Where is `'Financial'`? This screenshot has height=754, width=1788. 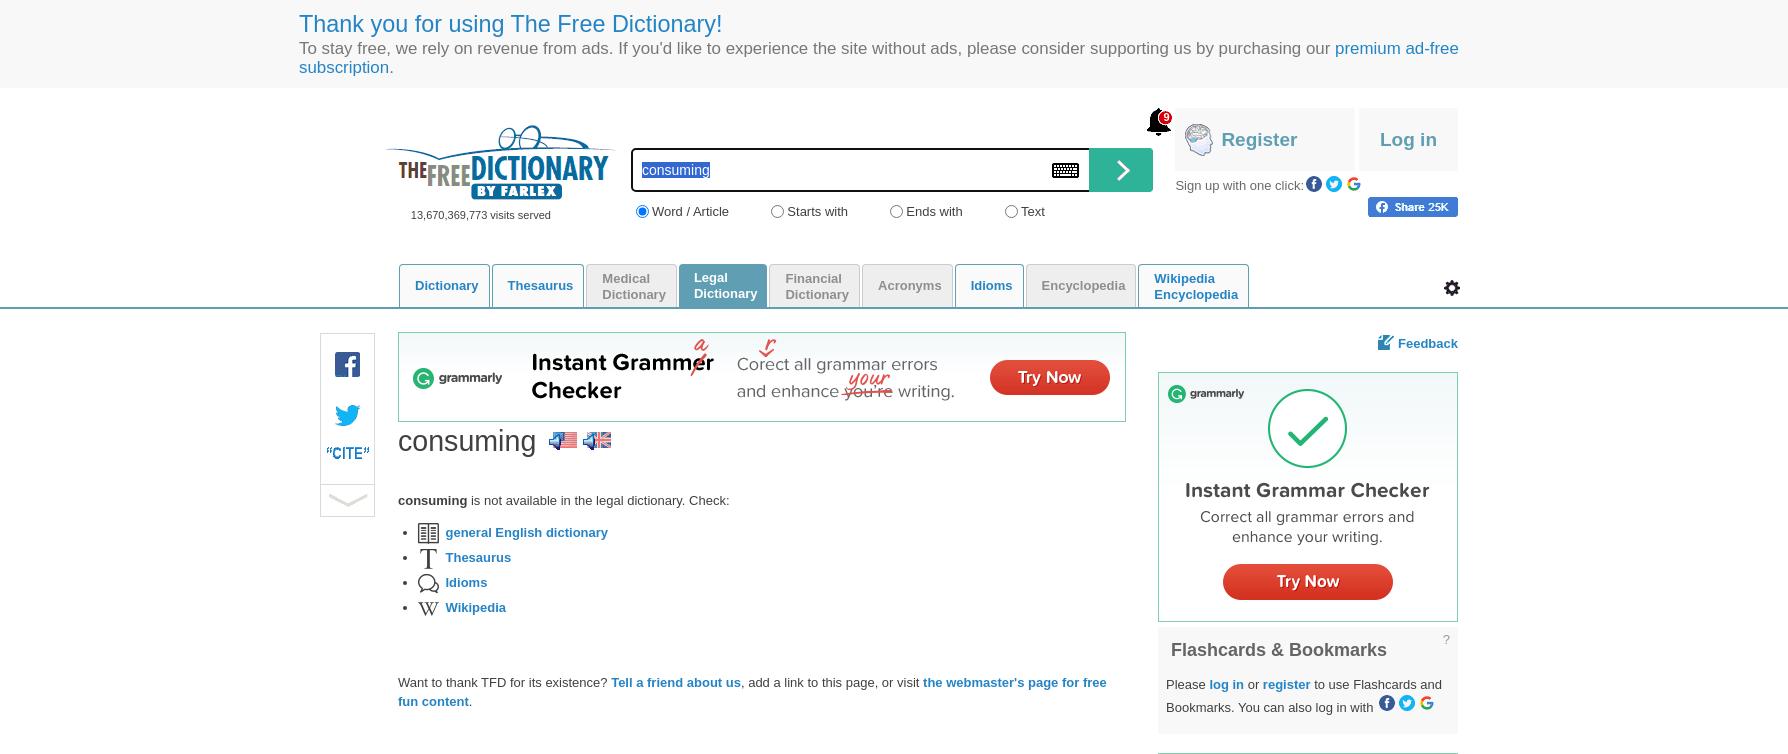
'Financial' is located at coordinates (812, 276).